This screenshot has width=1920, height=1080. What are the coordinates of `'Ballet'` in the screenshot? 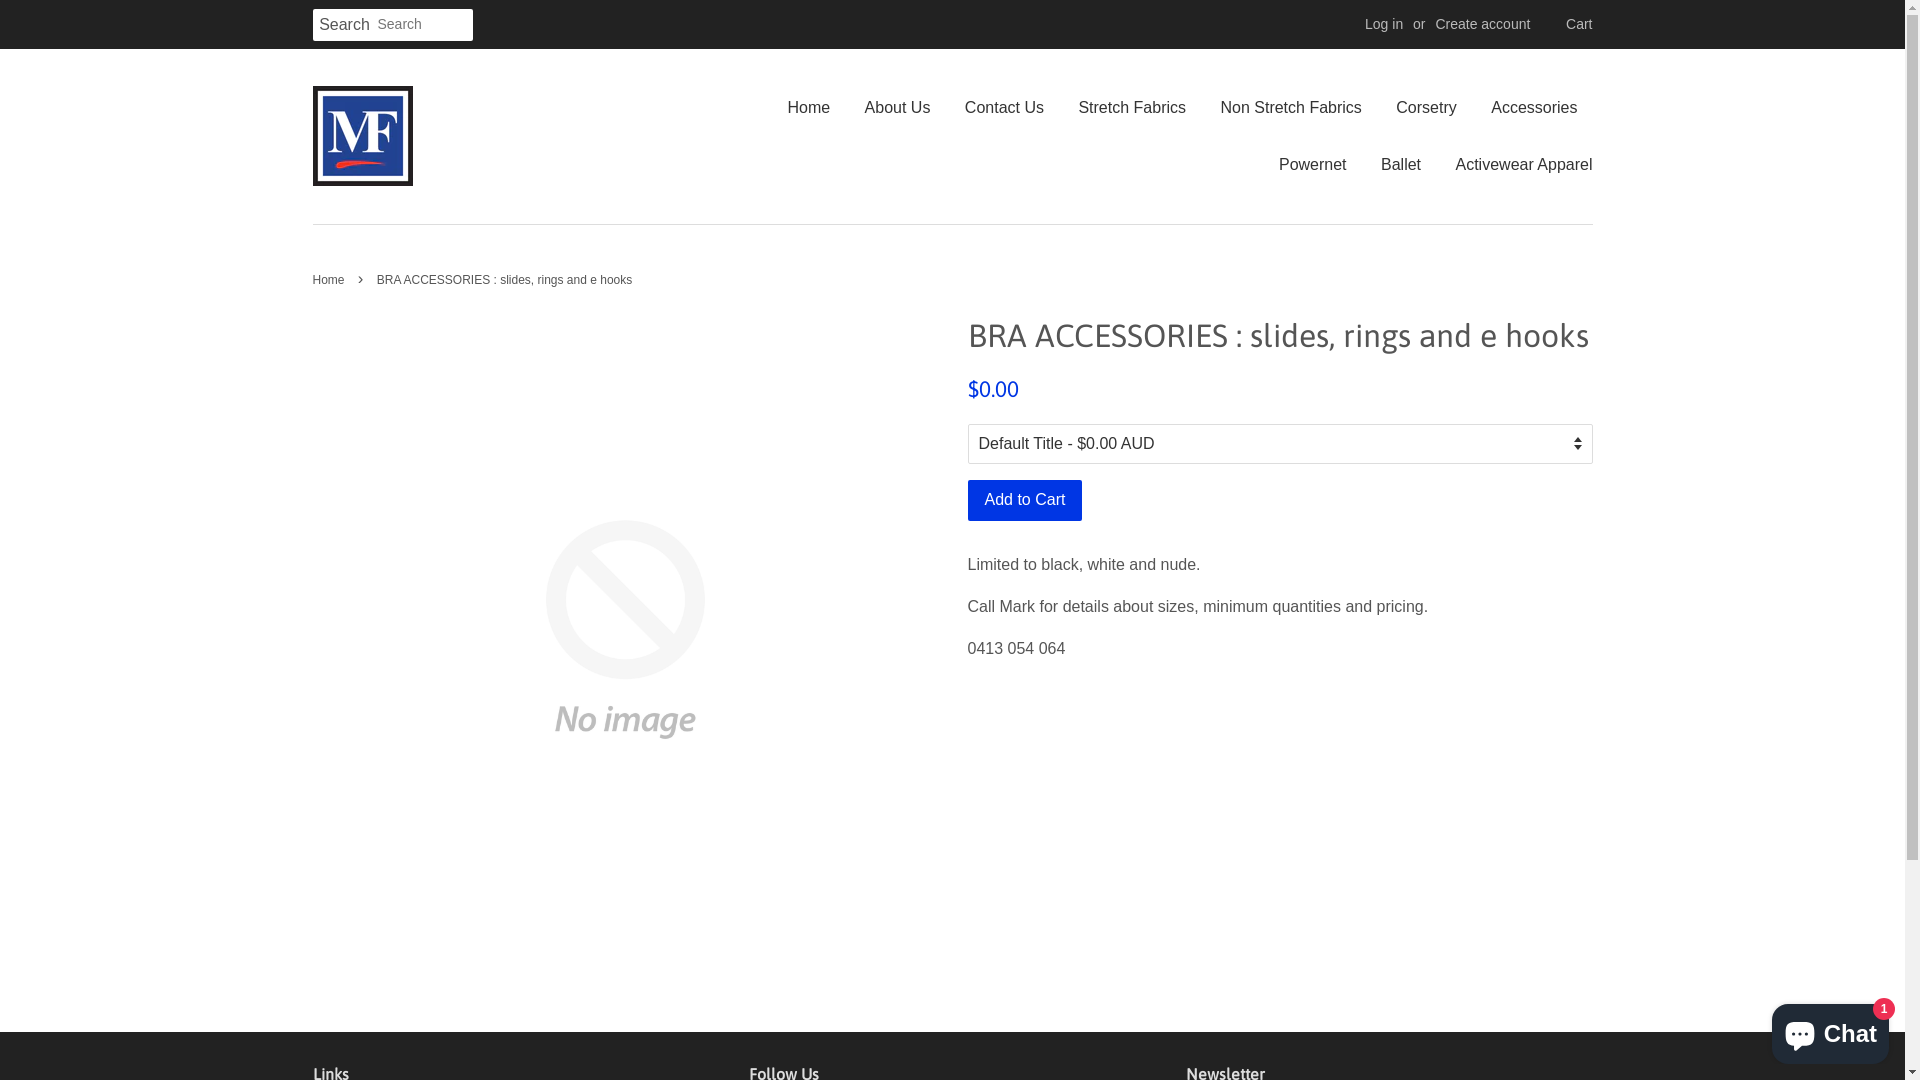 It's located at (1400, 163).